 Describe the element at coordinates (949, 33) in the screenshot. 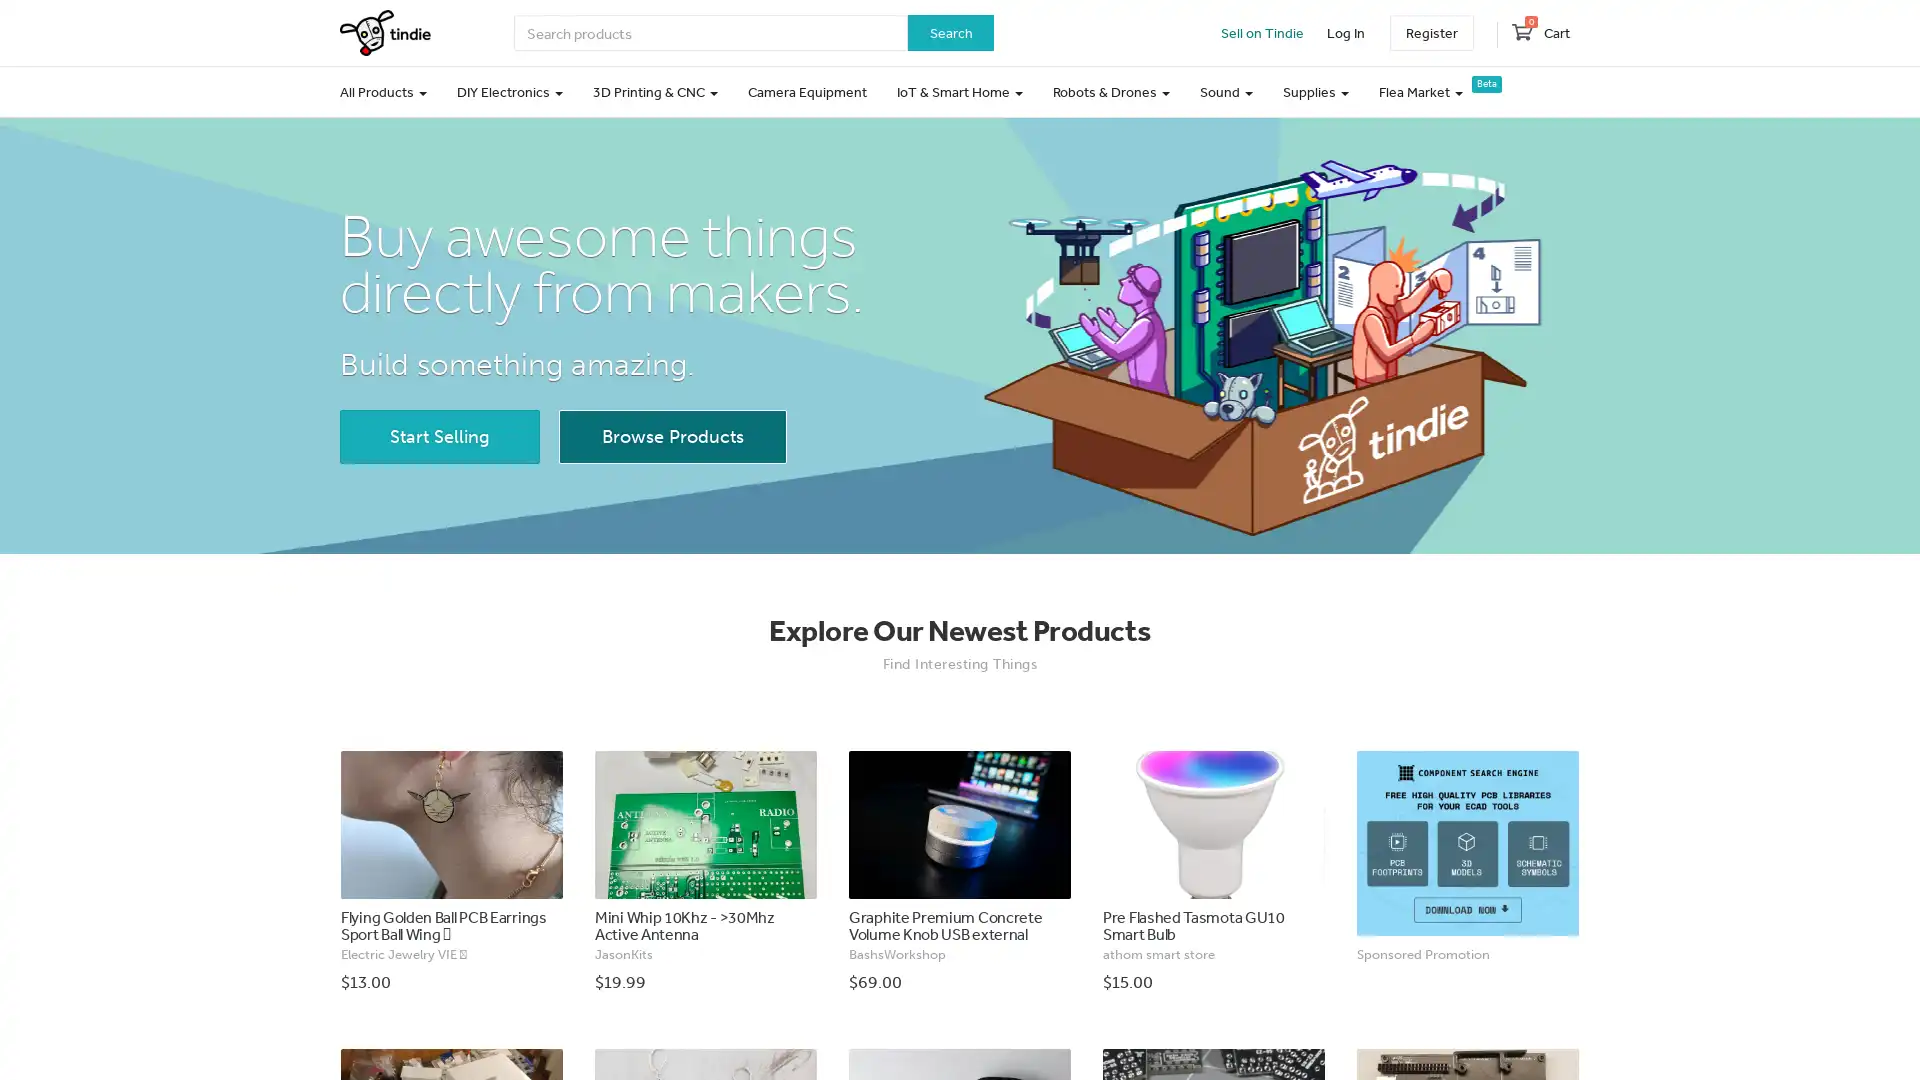

I see `Search` at that location.